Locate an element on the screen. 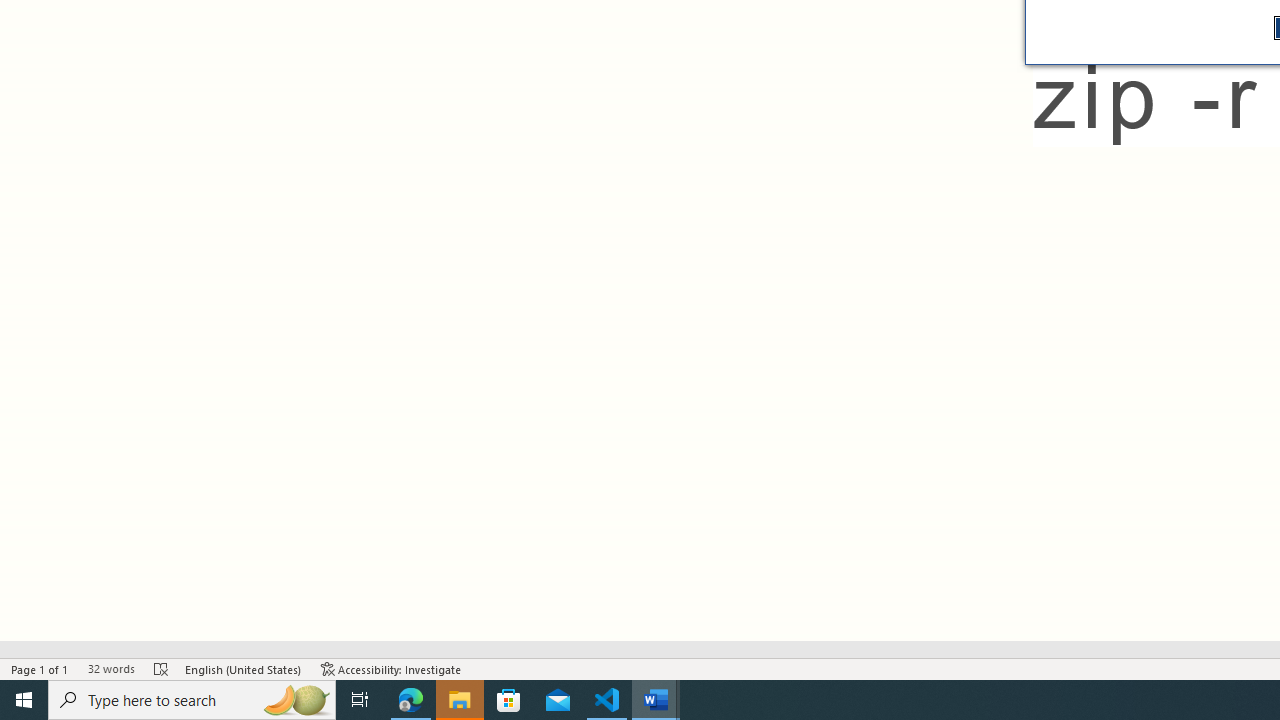 The image size is (1280, 720). 'Page Number Page 1 of 1' is located at coordinates (40, 669).